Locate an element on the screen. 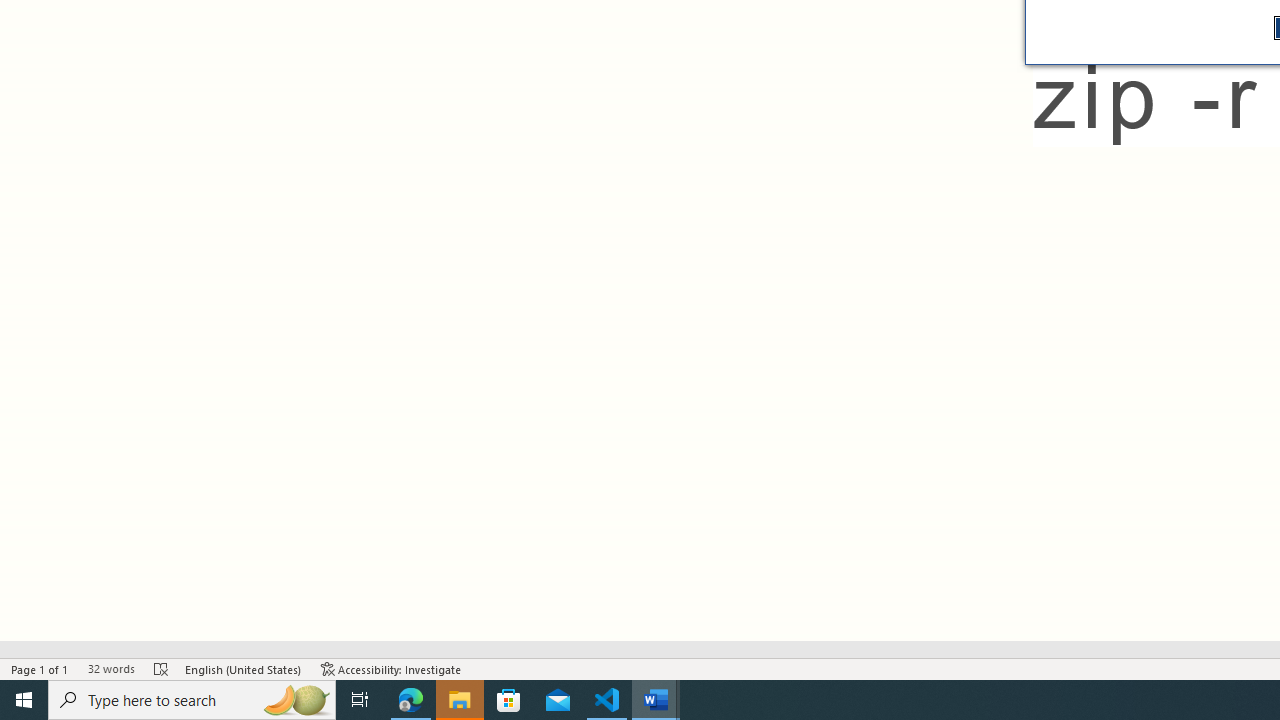 The image size is (1280, 720). 'Page Number Page 1 of 1' is located at coordinates (40, 669).